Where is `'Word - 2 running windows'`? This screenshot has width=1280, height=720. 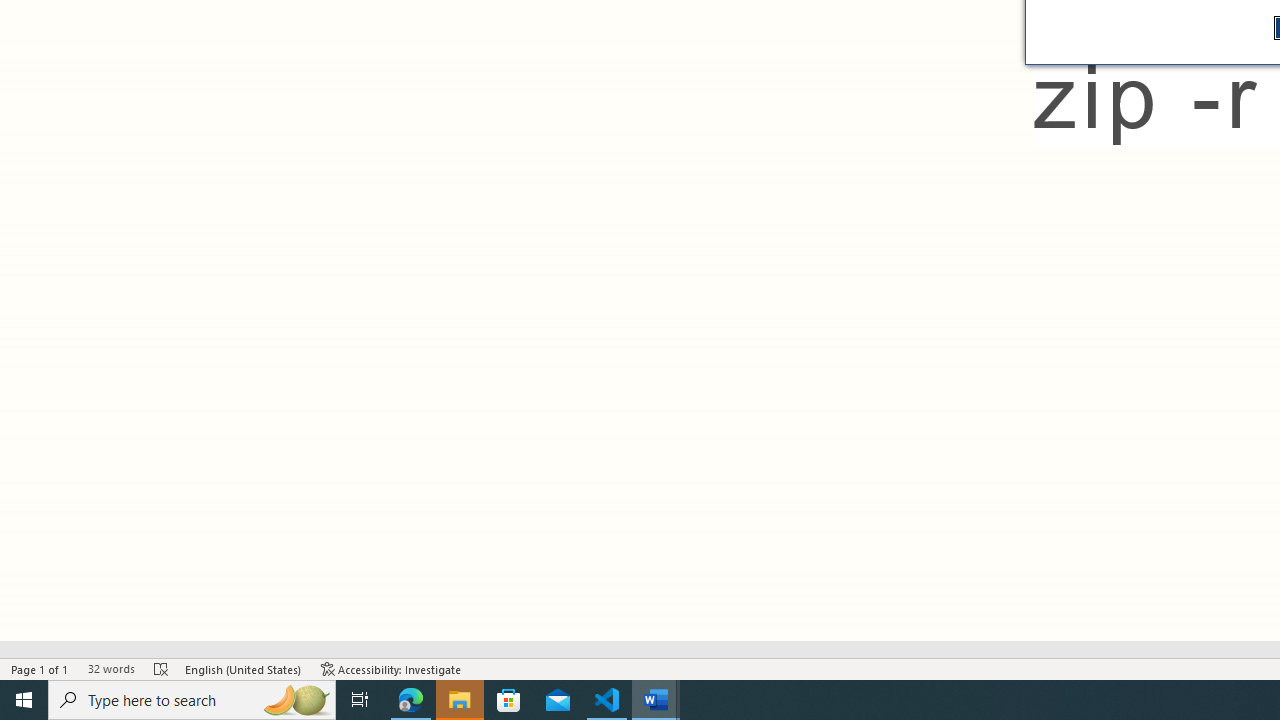 'Word - 2 running windows' is located at coordinates (656, 698).